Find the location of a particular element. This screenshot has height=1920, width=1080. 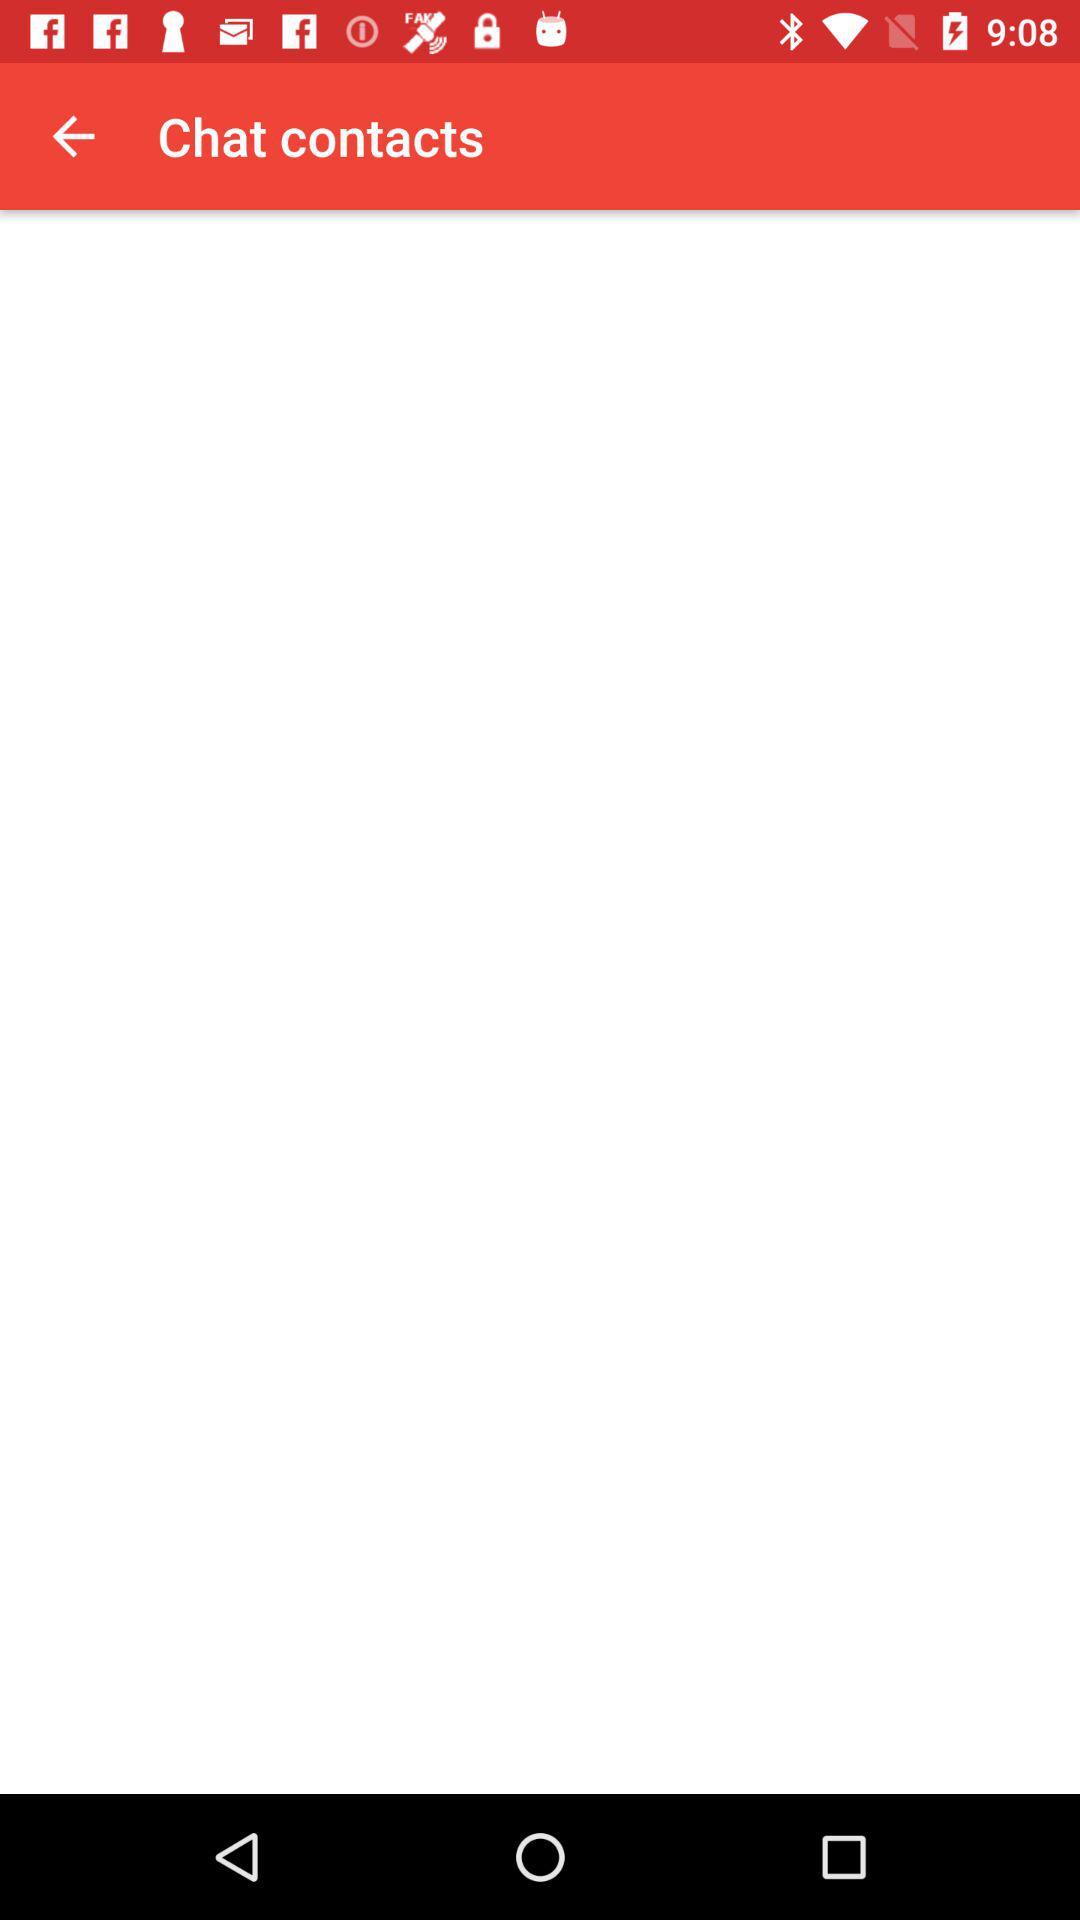

the app to the left of the chat contacts is located at coordinates (72, 135).